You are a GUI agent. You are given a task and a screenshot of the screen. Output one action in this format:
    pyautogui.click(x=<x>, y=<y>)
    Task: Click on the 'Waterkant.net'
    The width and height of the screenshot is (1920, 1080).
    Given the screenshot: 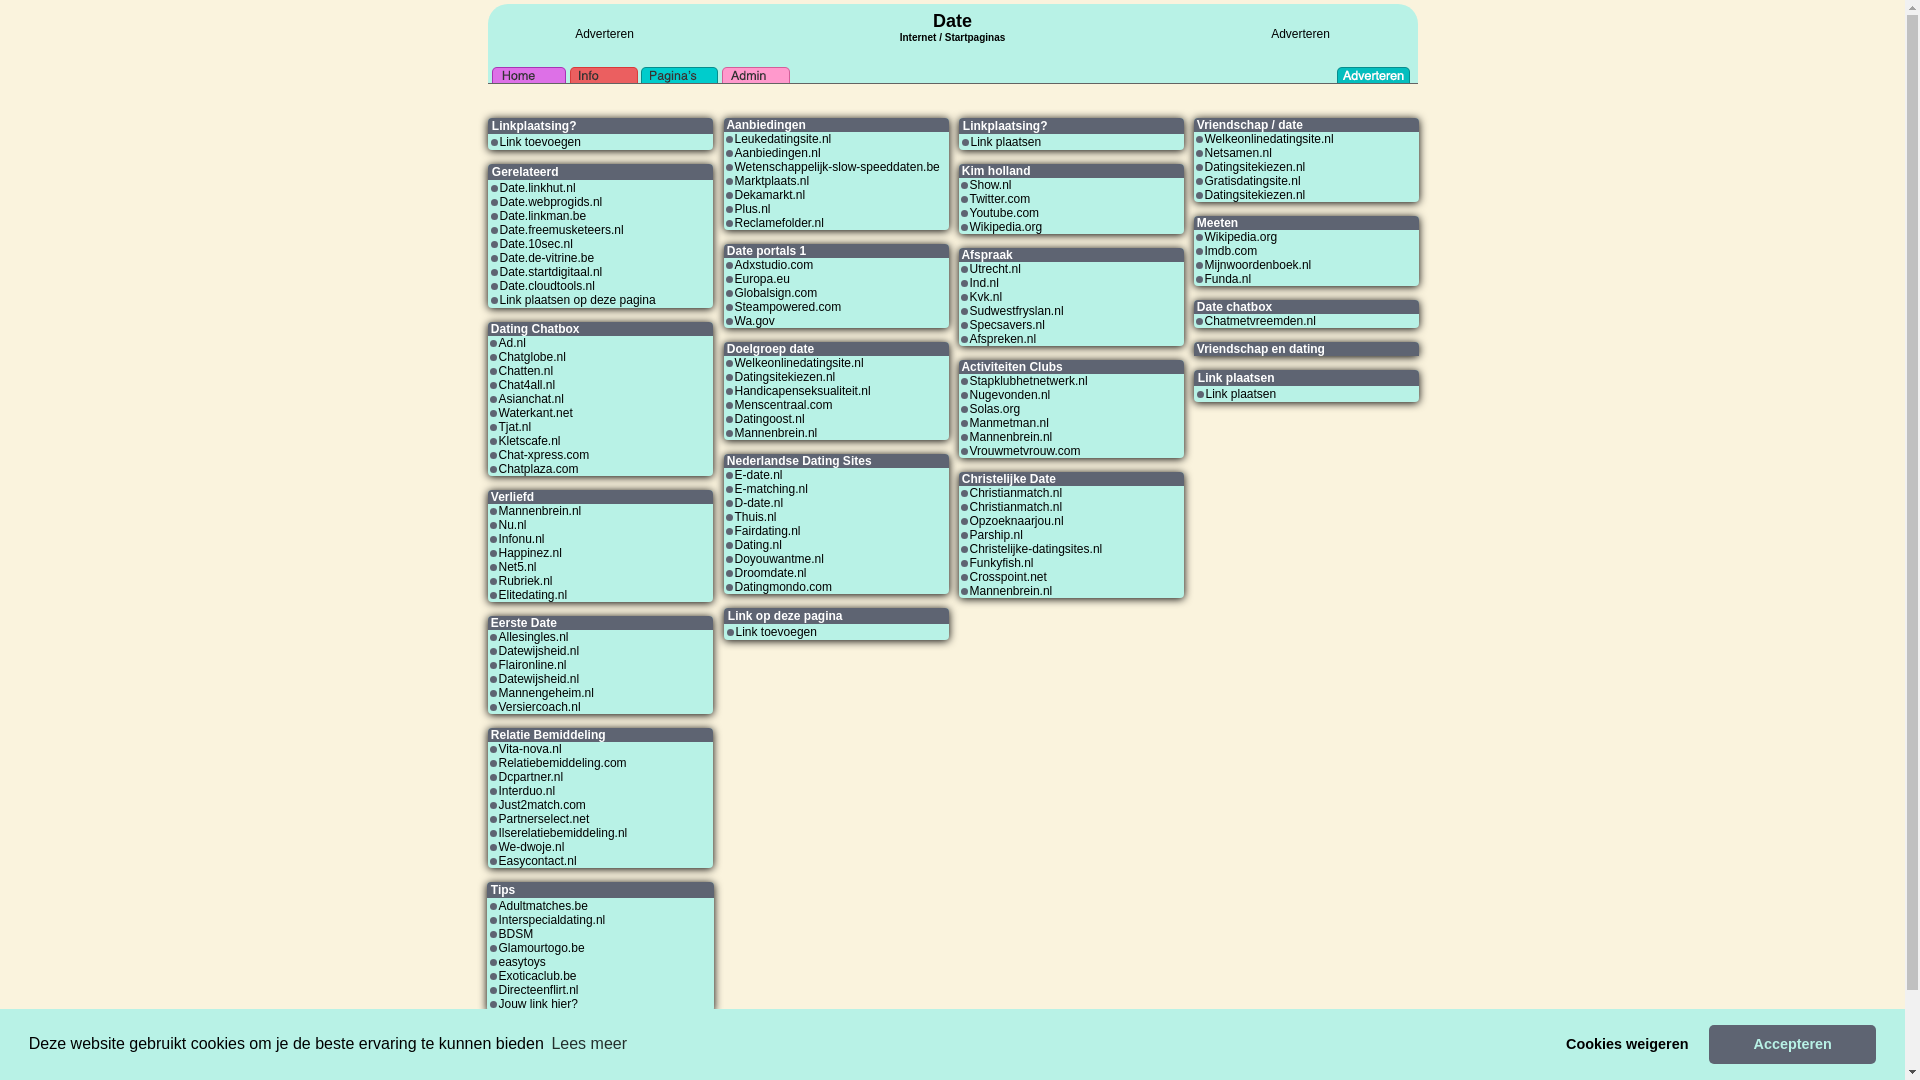 What is the action you would take?
    pyautogui.click(x=534, y=411)
    